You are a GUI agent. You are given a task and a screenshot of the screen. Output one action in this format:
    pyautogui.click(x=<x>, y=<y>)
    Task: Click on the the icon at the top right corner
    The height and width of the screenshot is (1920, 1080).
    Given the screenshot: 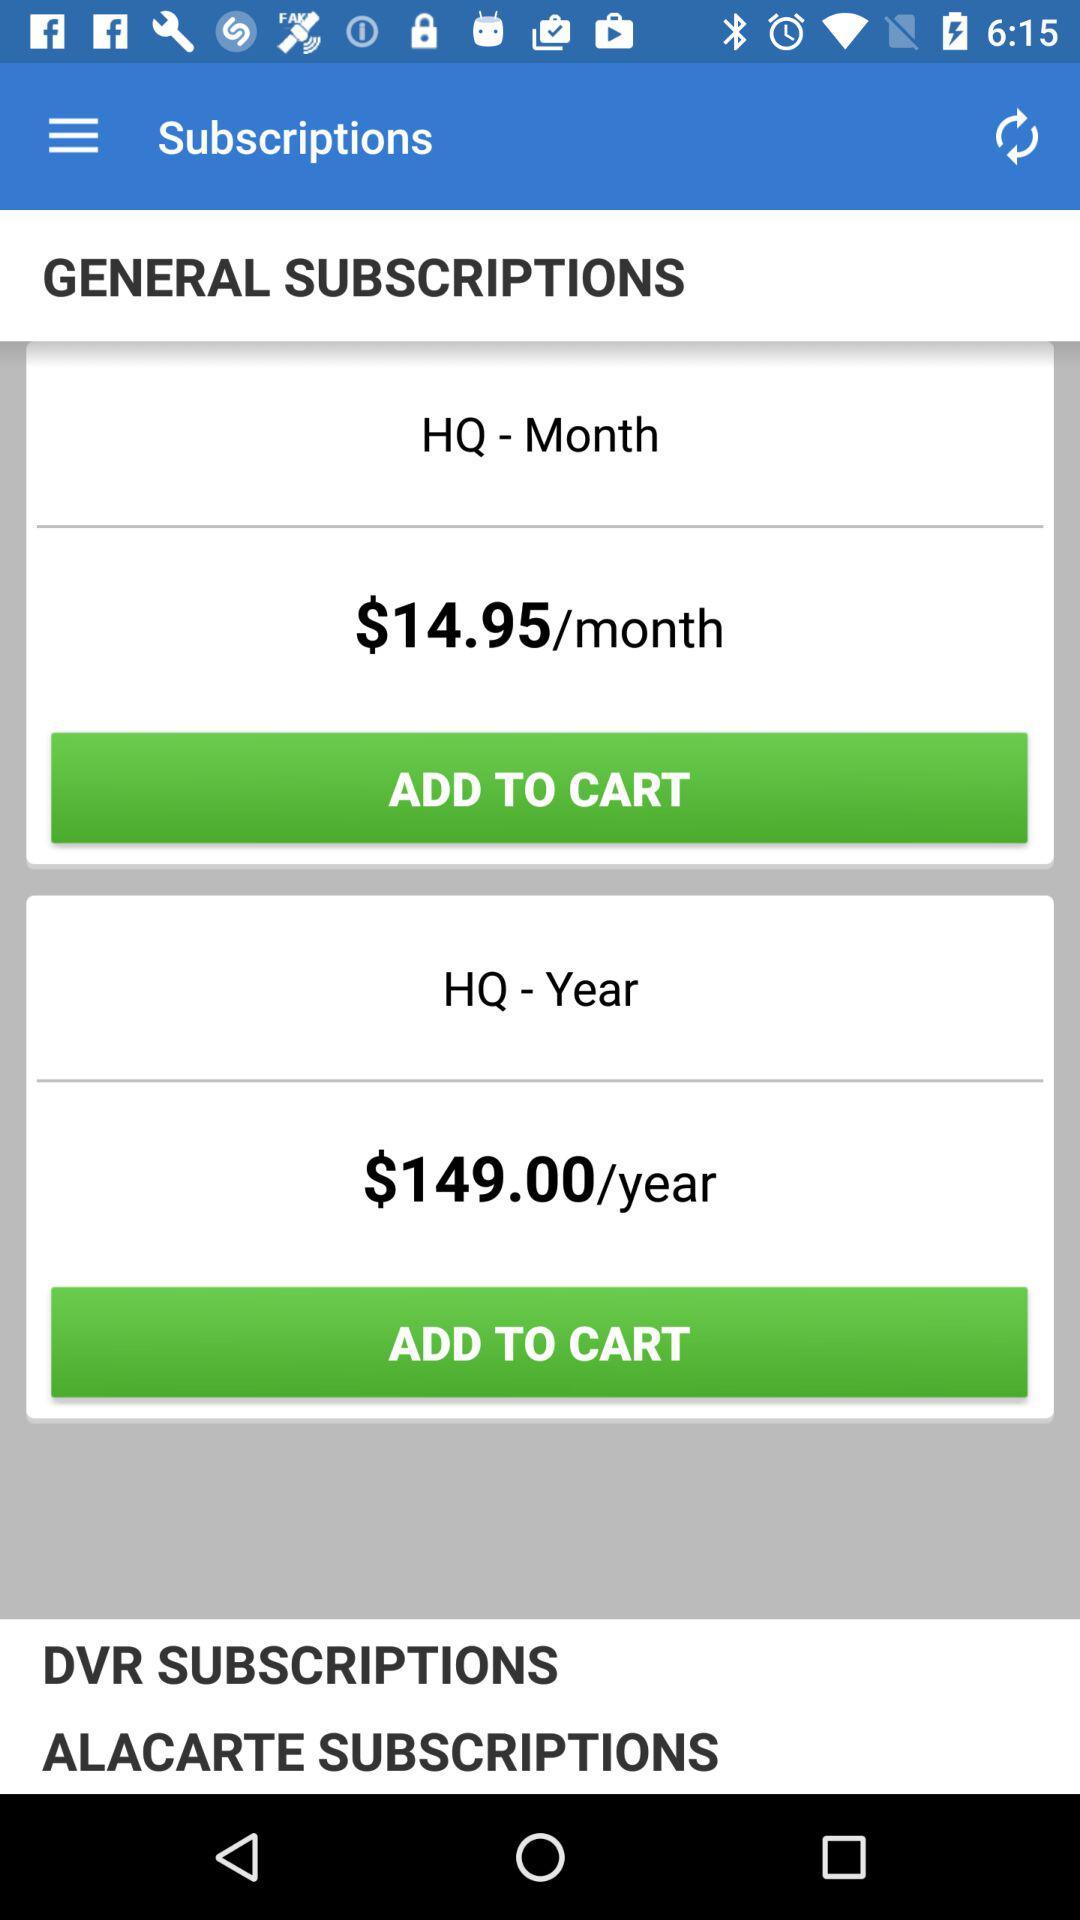 What is the action you would take?
    pyautogui.click(x=1017, y=135)
    